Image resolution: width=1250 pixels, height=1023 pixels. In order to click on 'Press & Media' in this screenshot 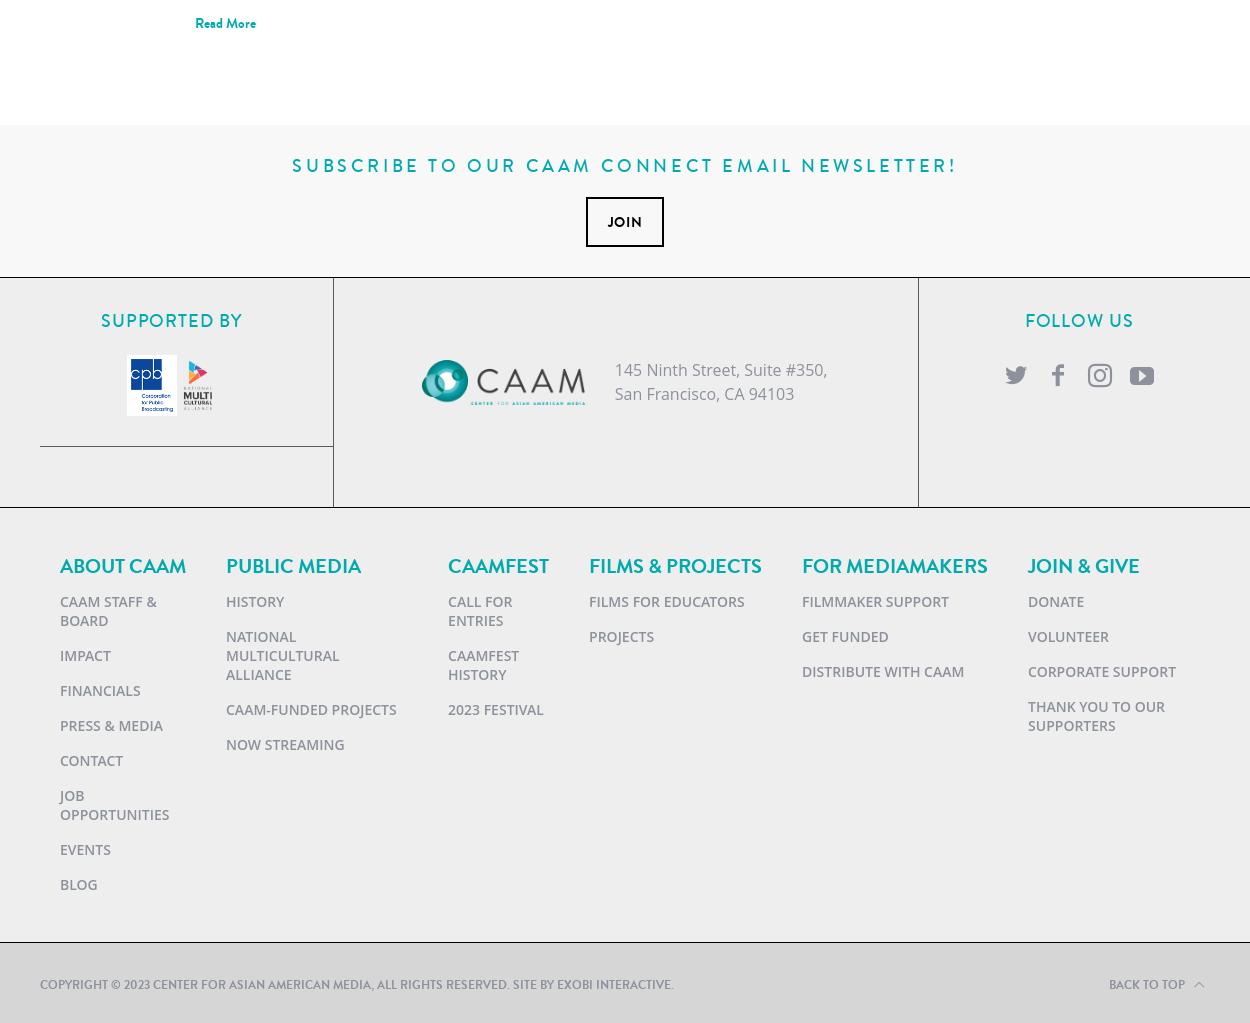, I will do `click(110, 724)`.